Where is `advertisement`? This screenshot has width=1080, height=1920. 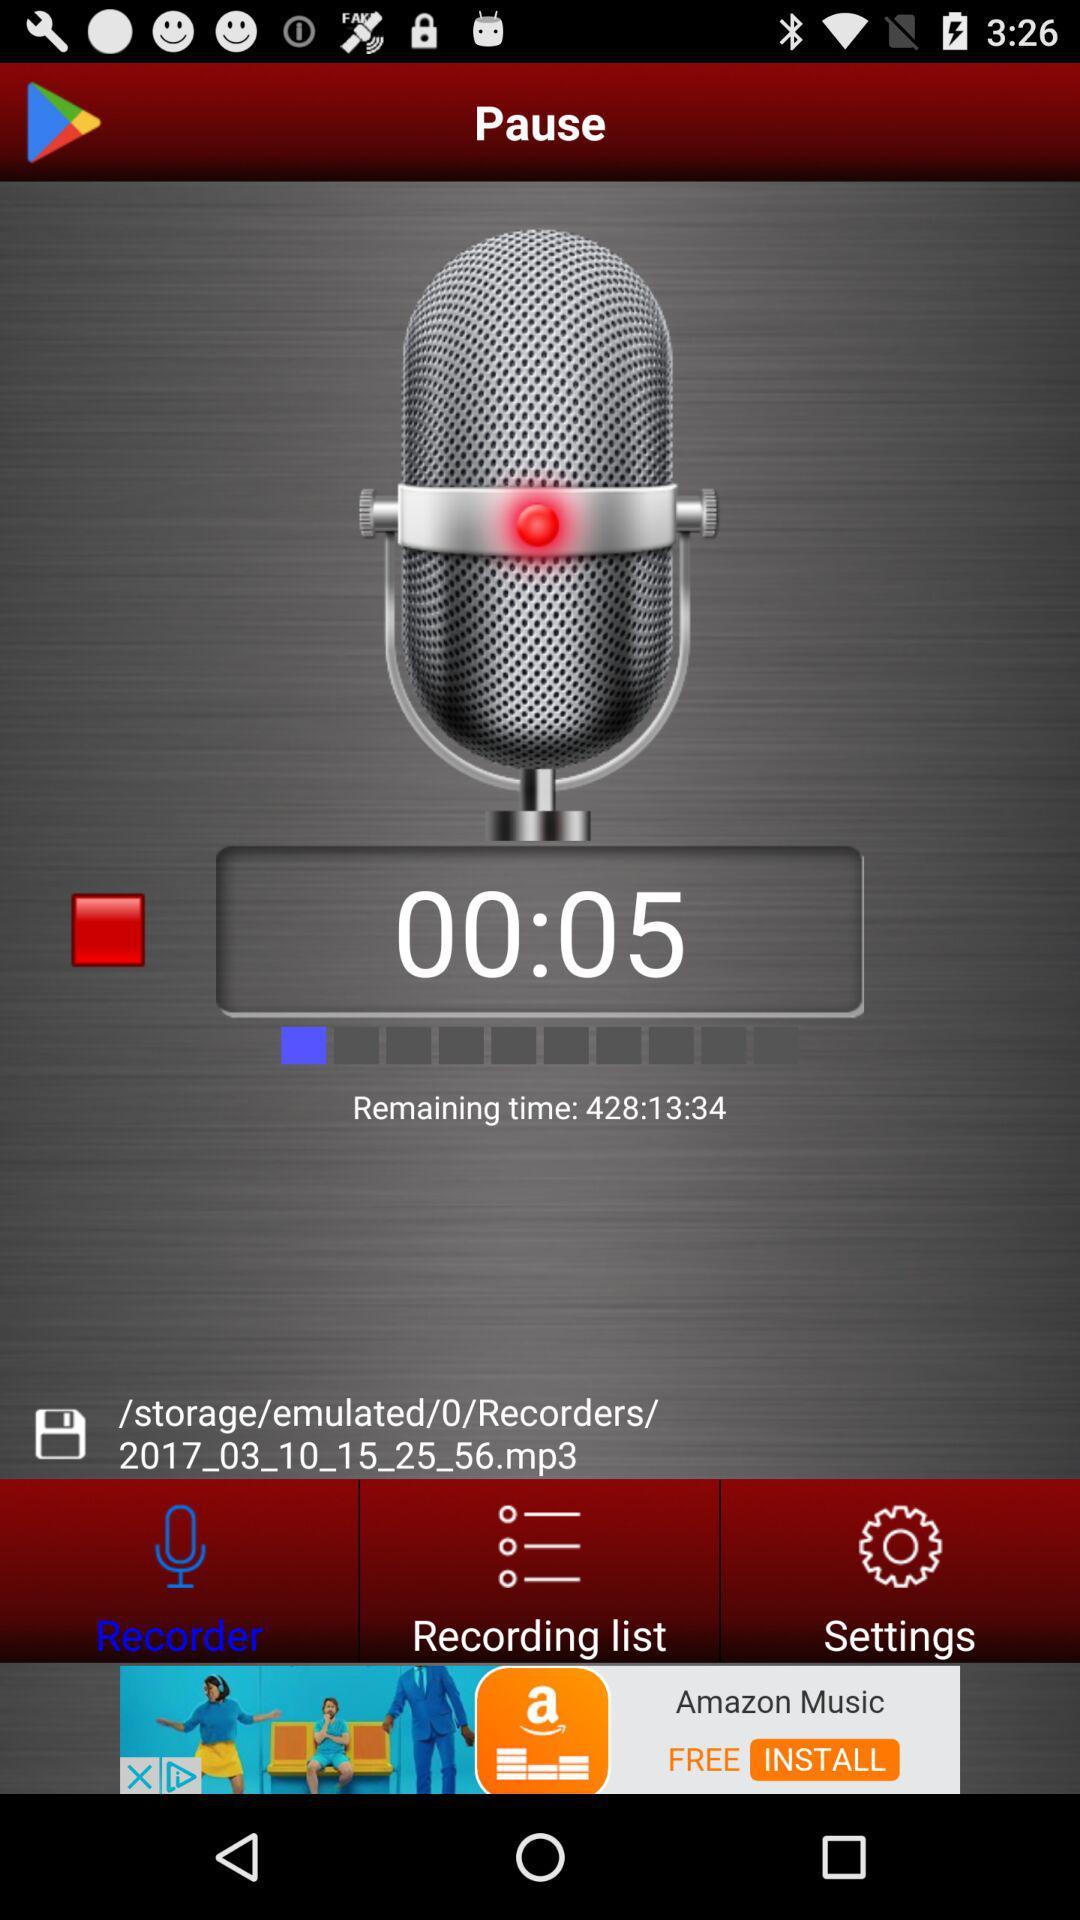 advertisement is located at coordinates (540, 1727).